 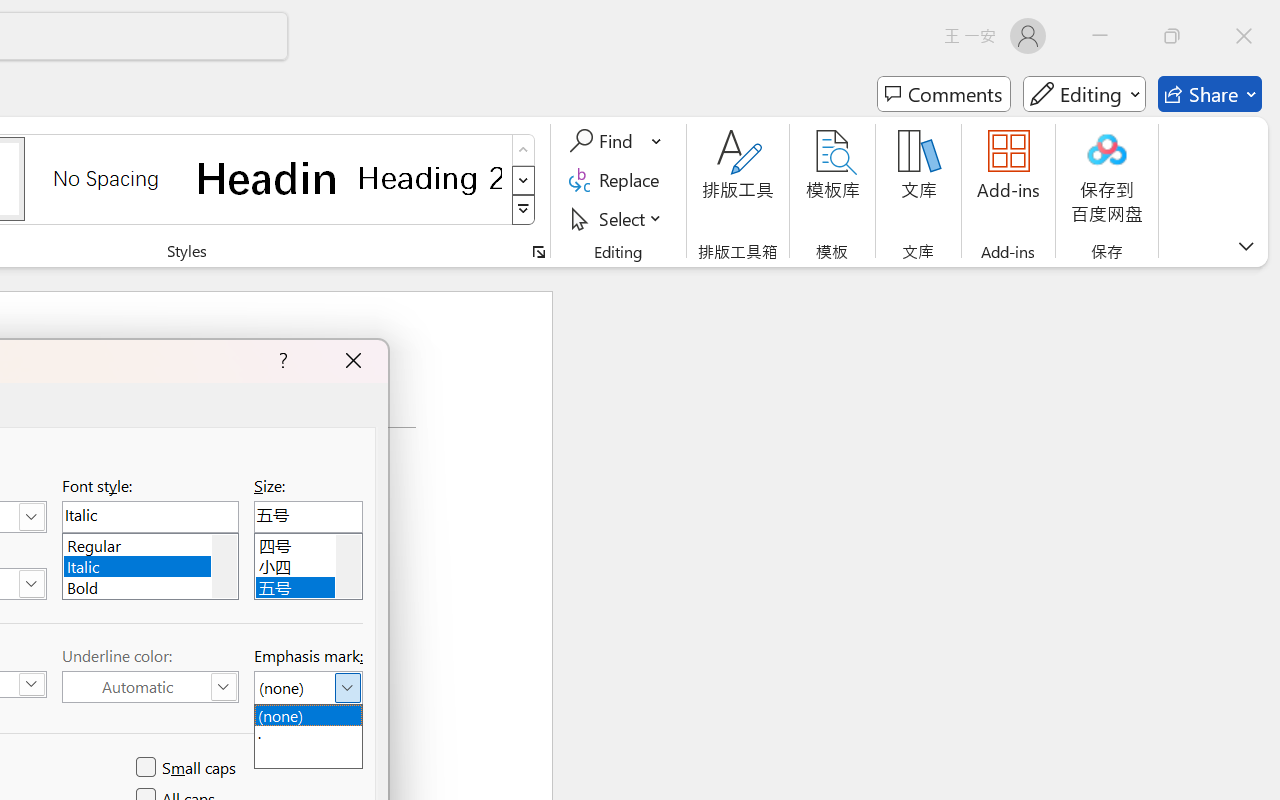 What do you see at coordinates (523, 150) in the screenshot?
I see `'Row up'` at bounding box center [523, 150].